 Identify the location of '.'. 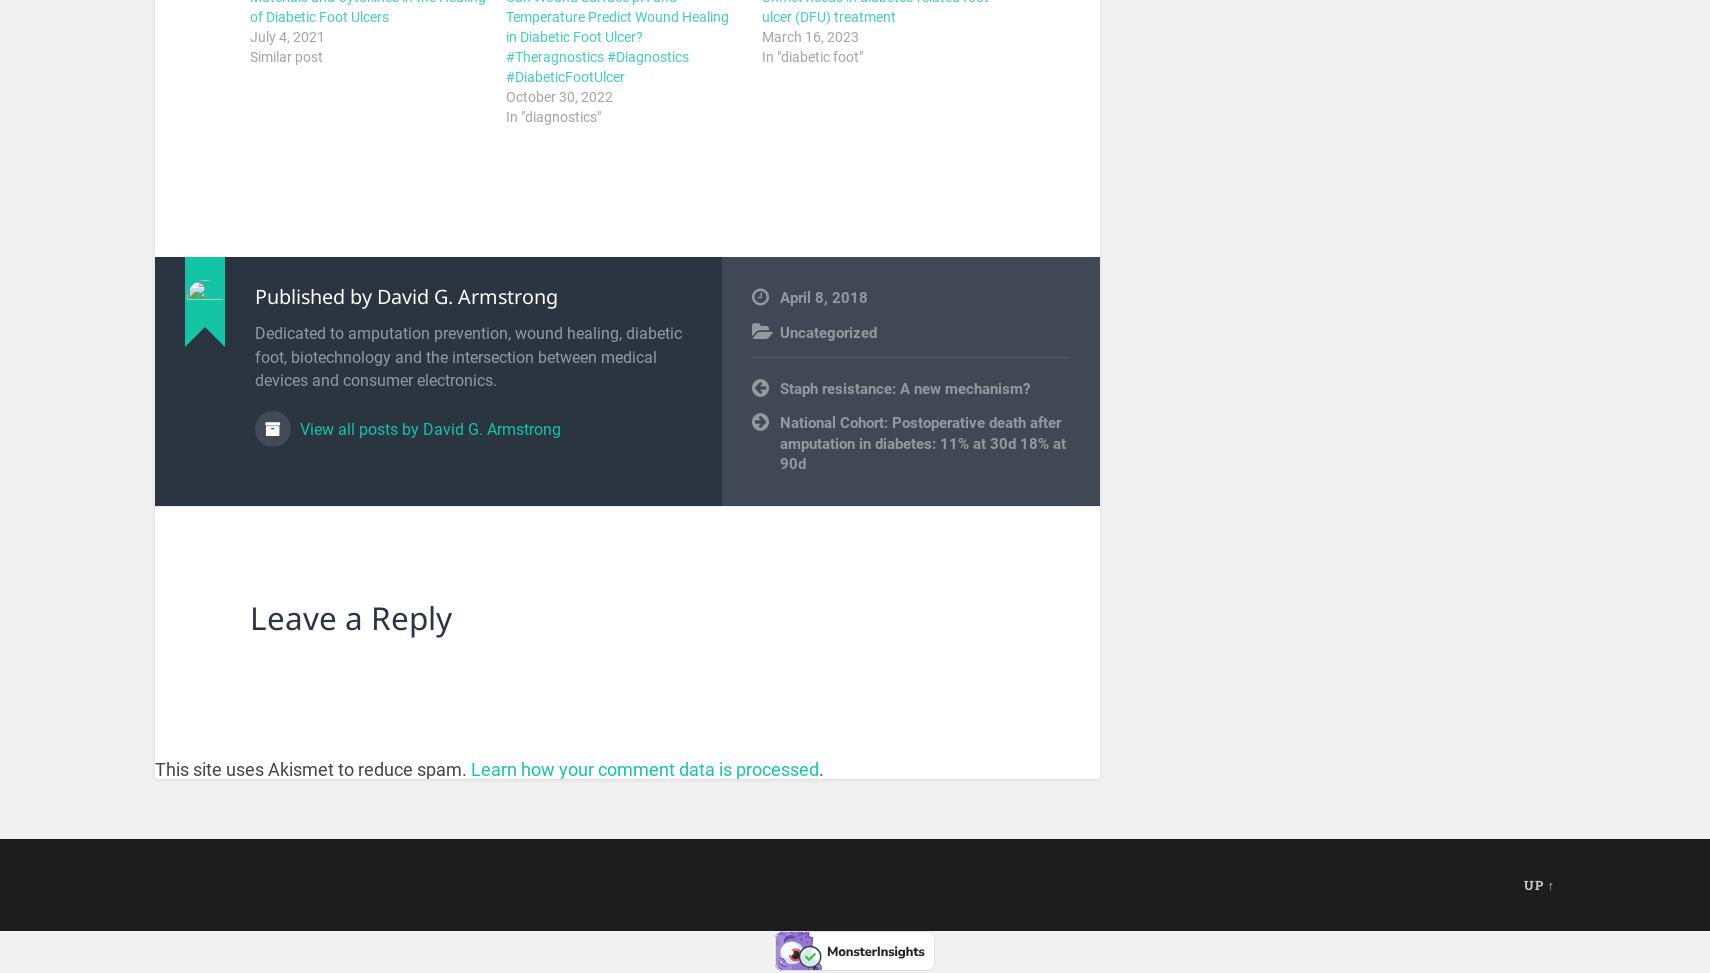
(821, 767).